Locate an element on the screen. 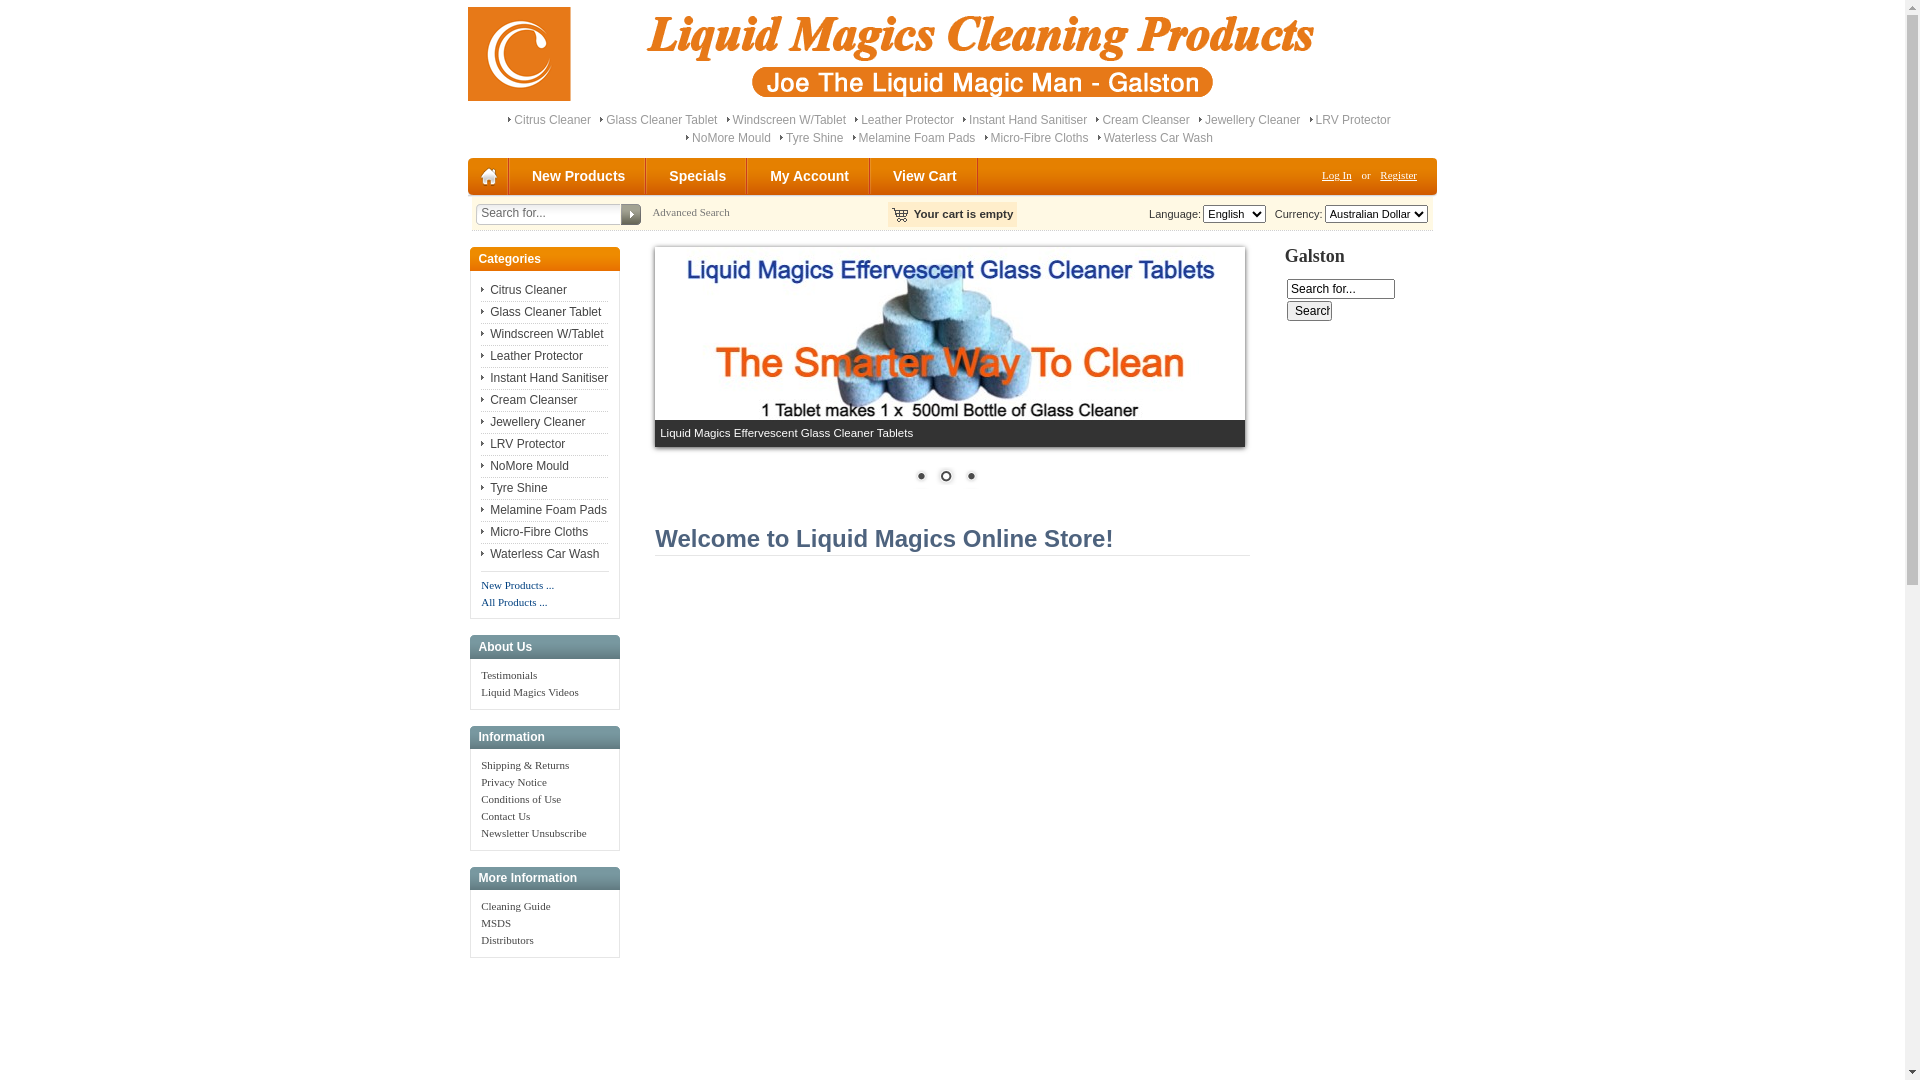 The image size is (1920, 1080). 'Cream Cleanser' is located at coordinates (480, 400).